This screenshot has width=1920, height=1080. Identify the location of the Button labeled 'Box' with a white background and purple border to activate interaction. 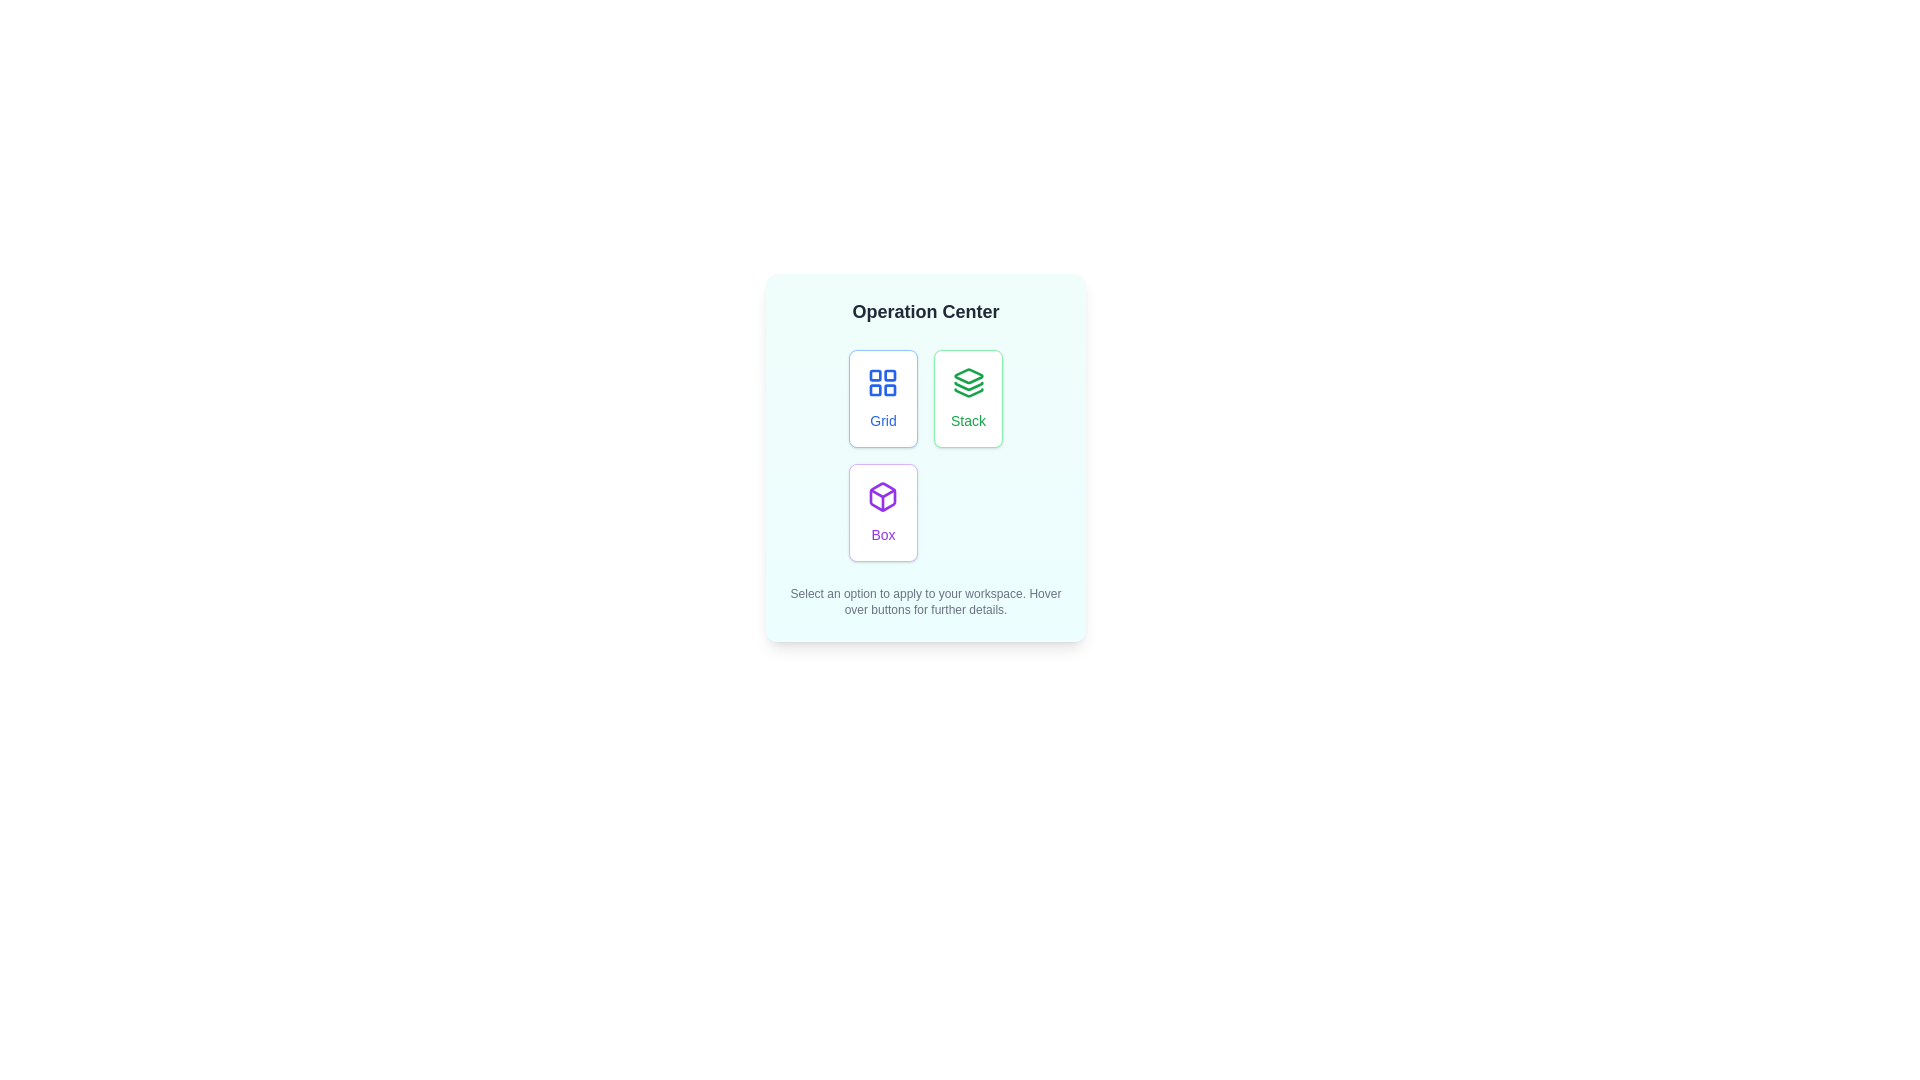
(882, 512).